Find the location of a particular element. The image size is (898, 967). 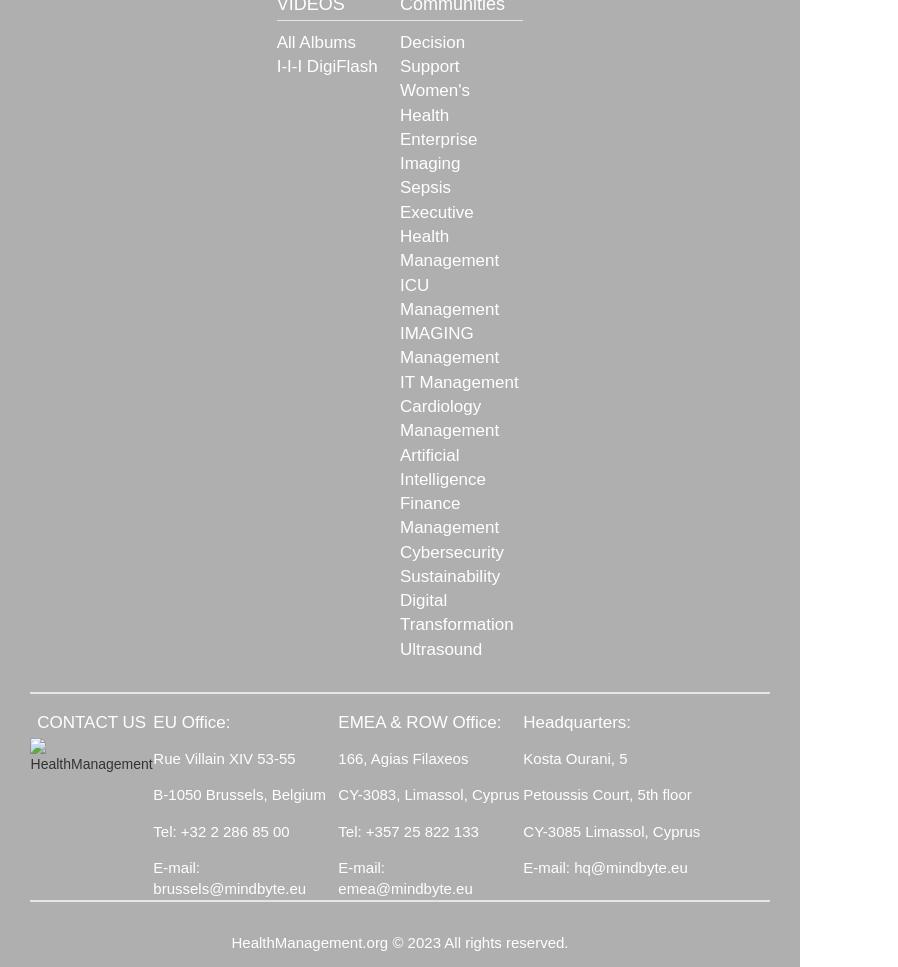

'Finance Management' is located at coordinates (449, 514).